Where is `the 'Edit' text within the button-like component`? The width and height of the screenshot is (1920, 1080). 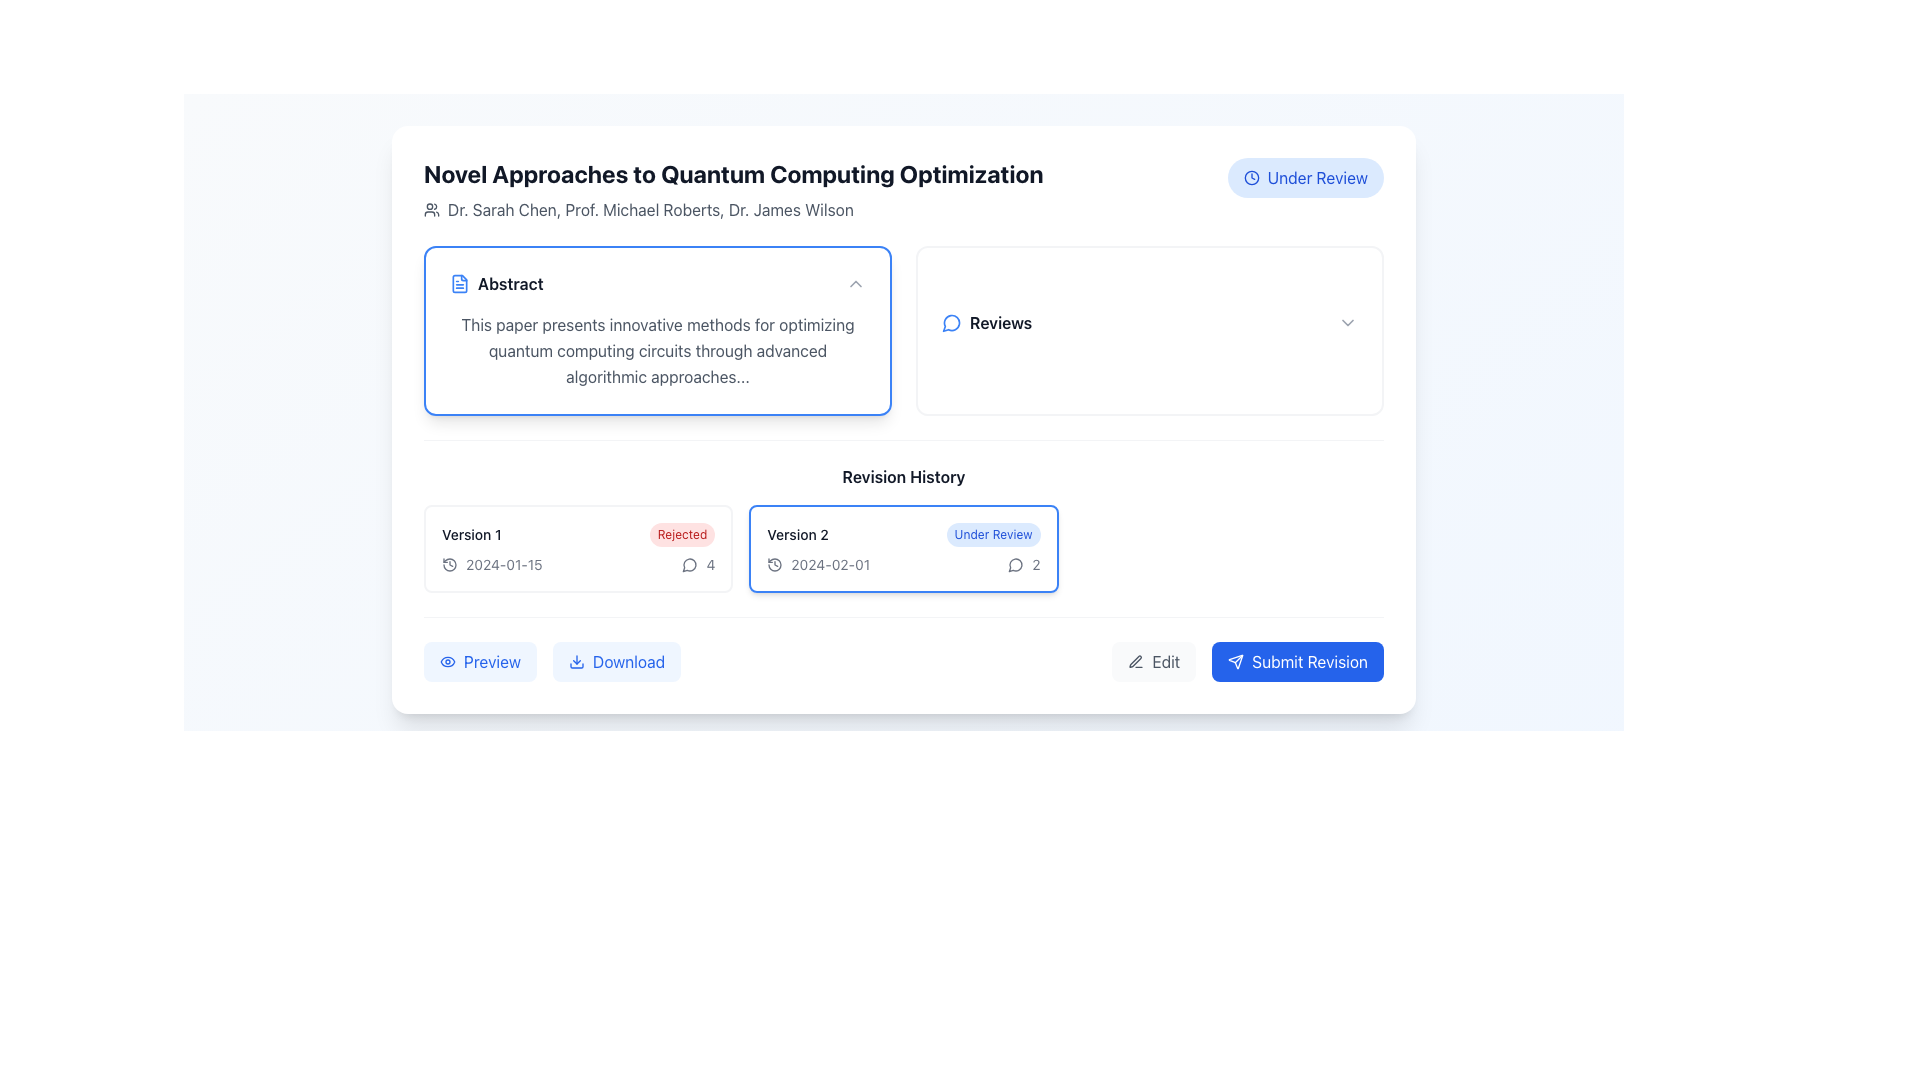
the 'Edit' text within the button-like component is located at coordinates (1166, 662).